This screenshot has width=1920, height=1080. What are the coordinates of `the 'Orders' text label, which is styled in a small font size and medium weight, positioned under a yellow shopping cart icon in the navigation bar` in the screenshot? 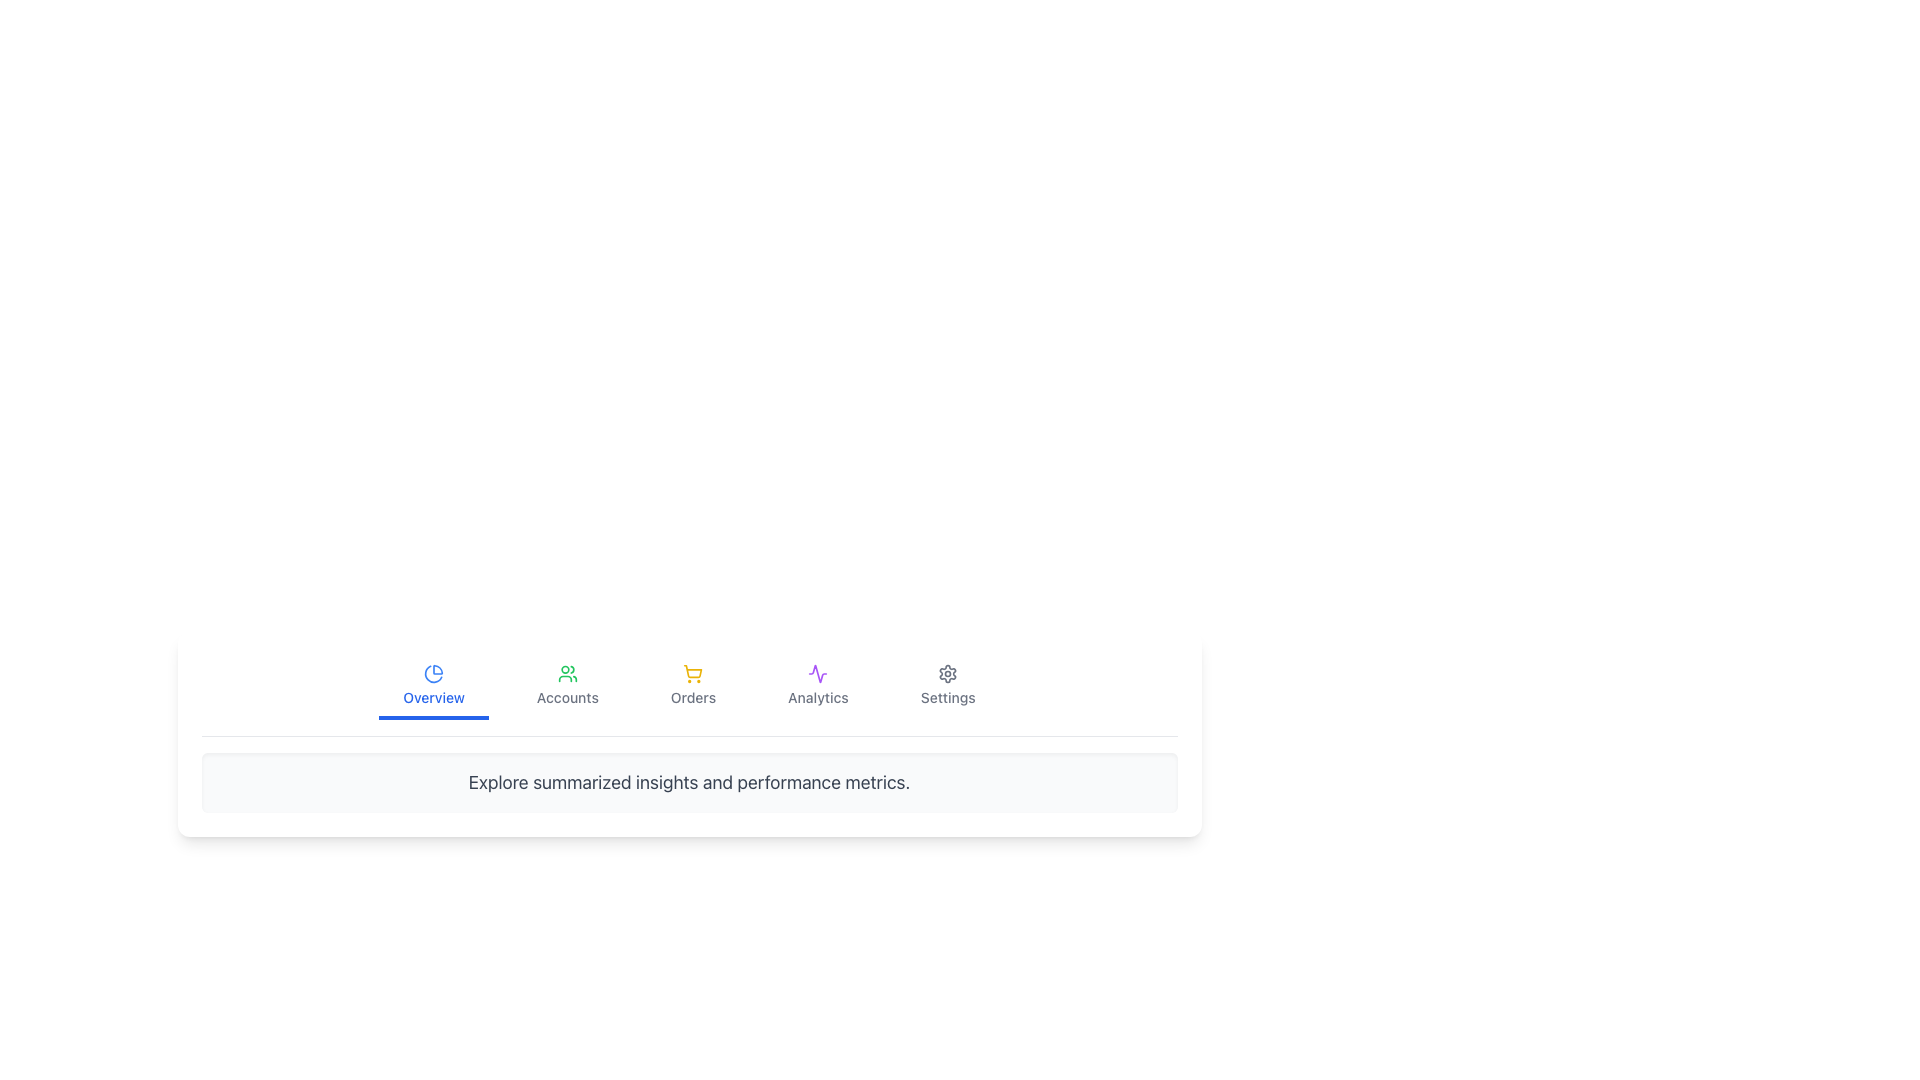 It's located at (693, 697).